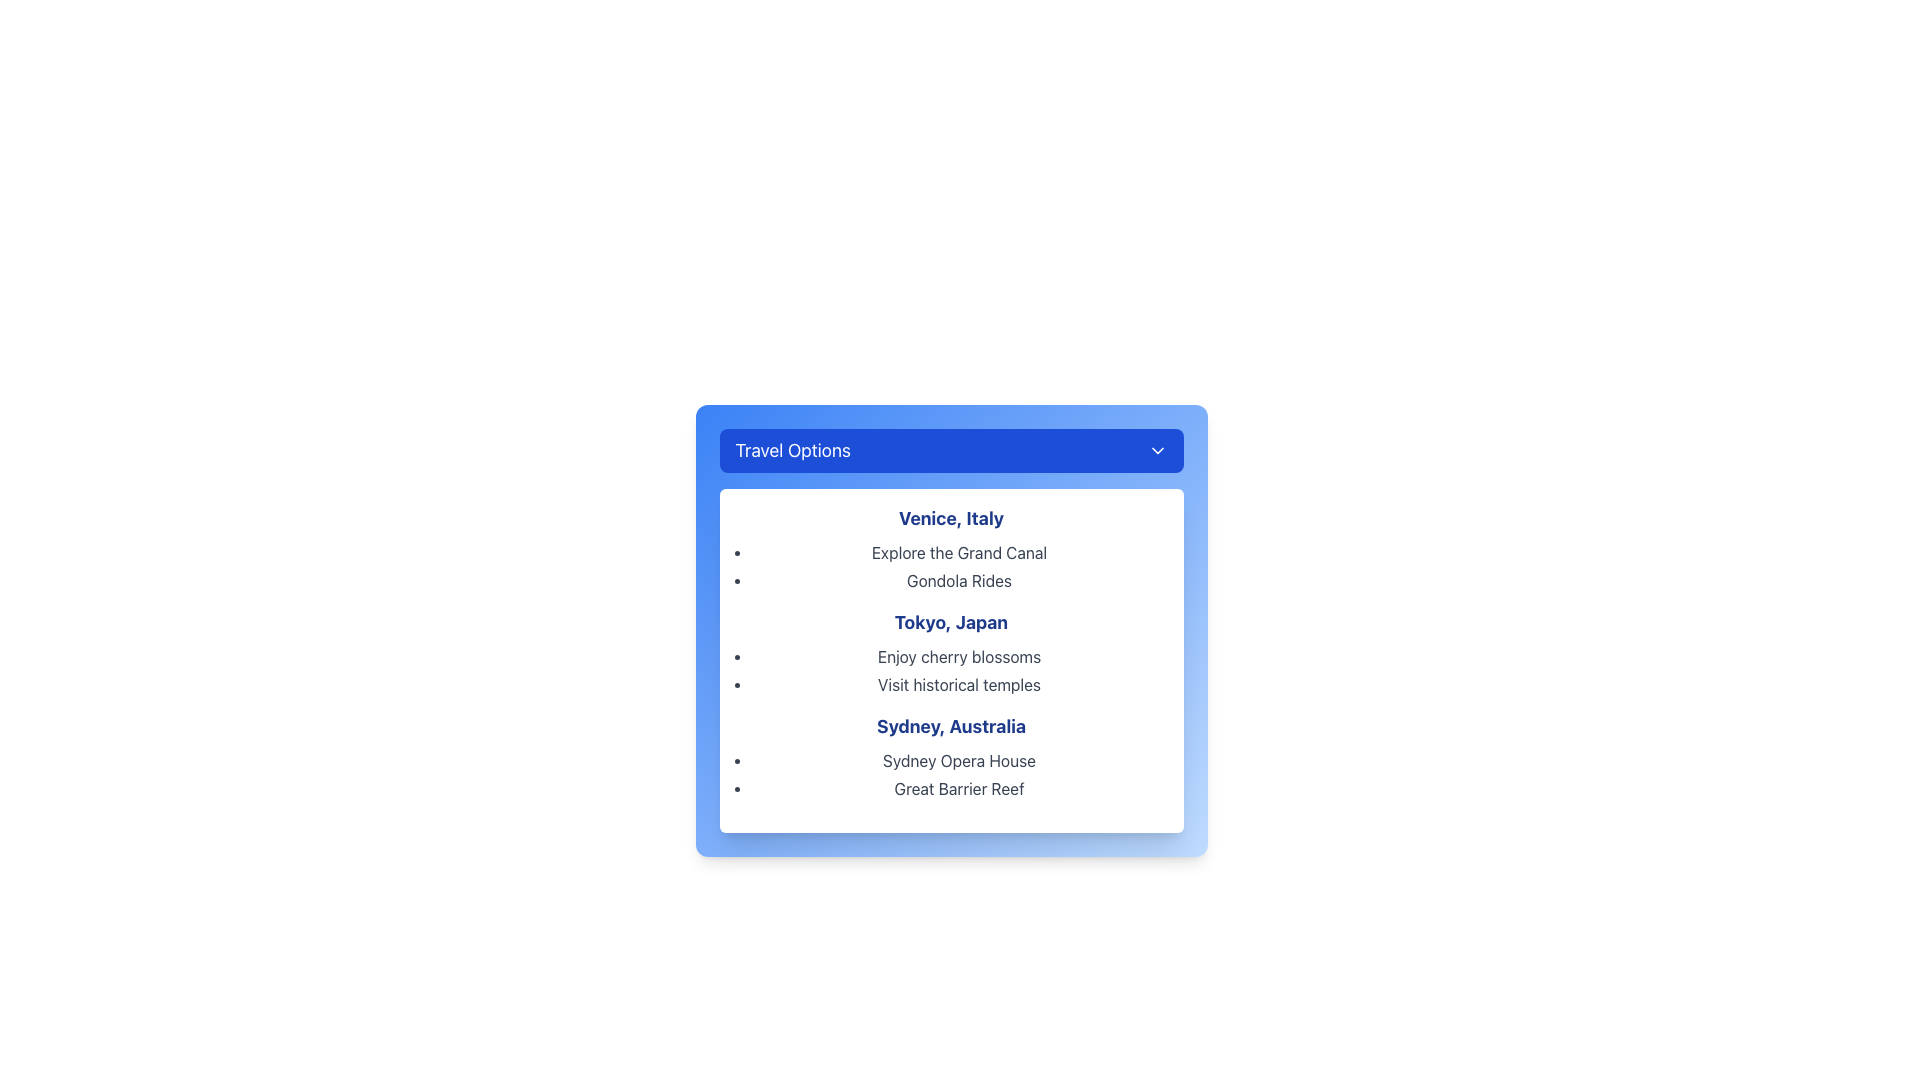 Image resolution: width=1920 pixels, height=1080 pixels. What do you see at coordinates (950, 518) in the screenshot?
I see `header text that introduces content related to Venice, Italy, located above the texts 'Explore the Grand Canal' and 'Gondola Rides'` at bounding box center [950, 518].